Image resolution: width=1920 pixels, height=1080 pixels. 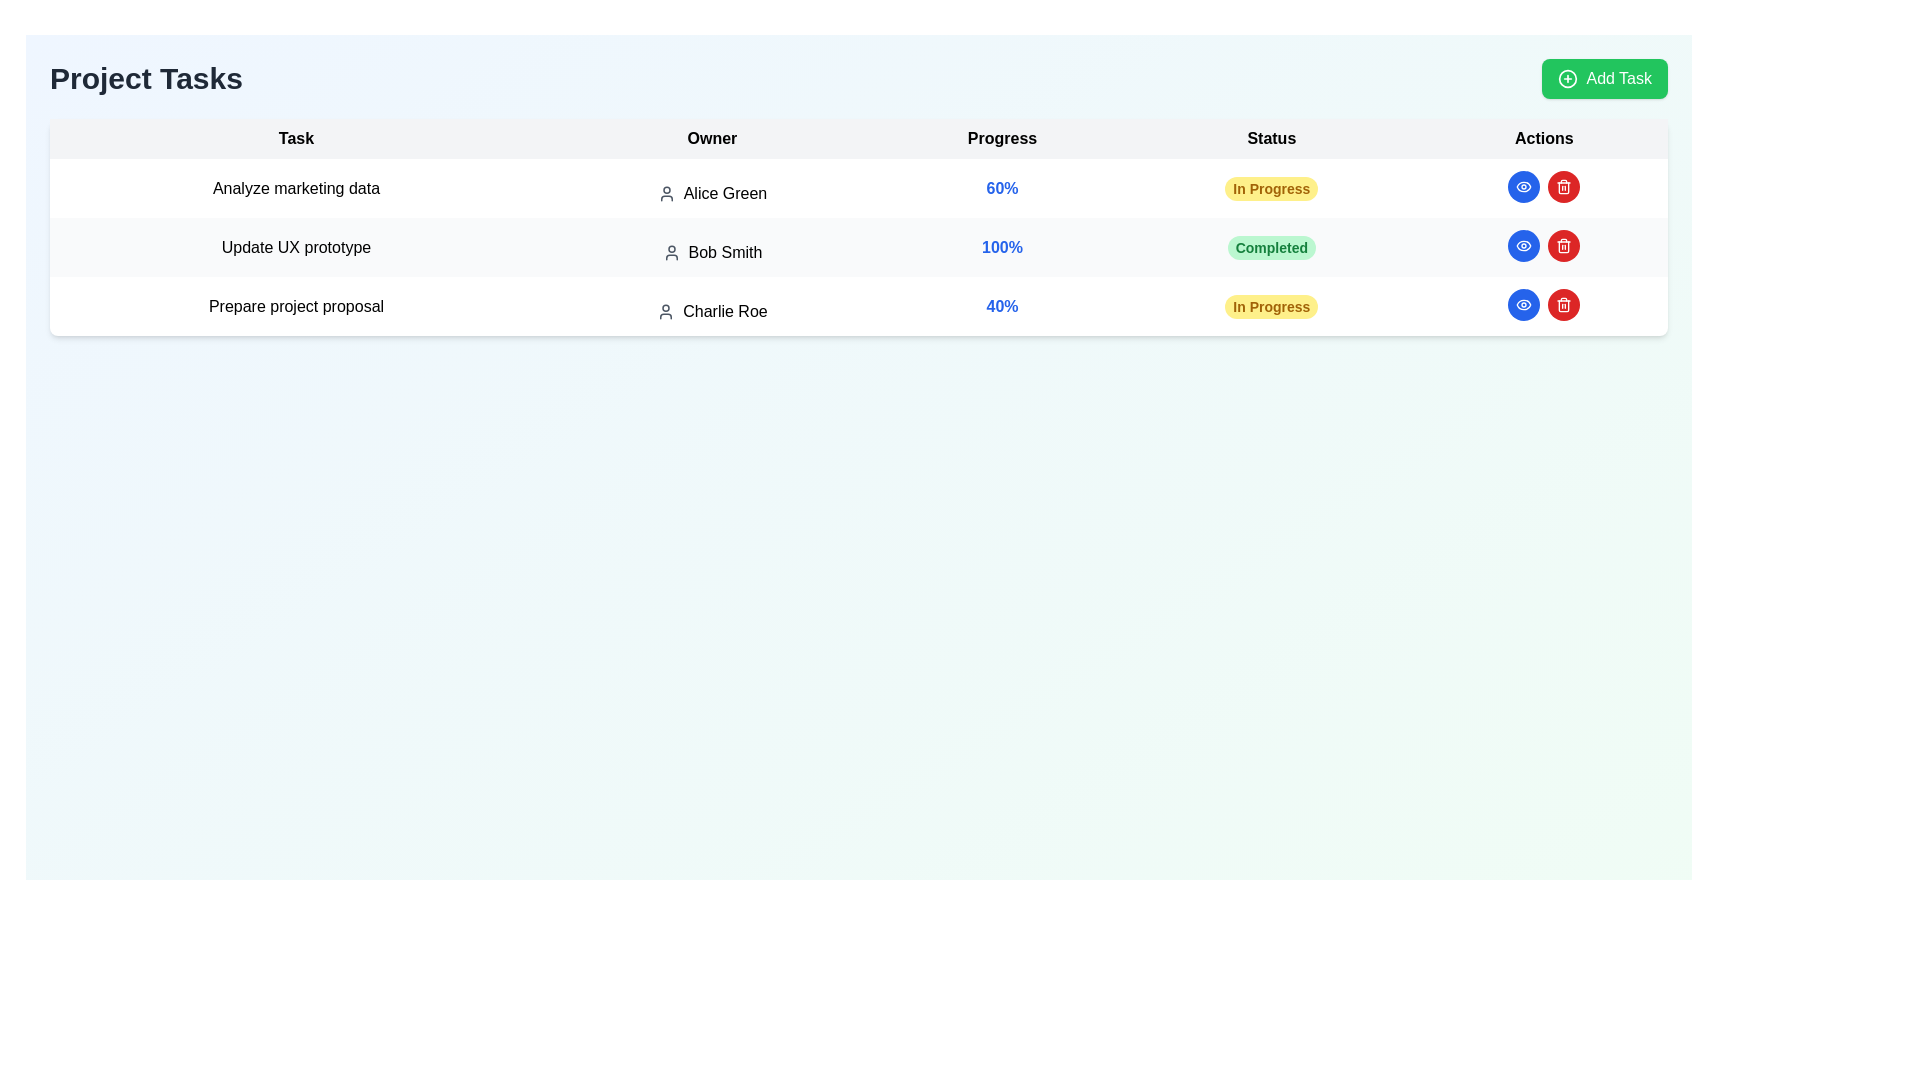 What do you see at coordinates (1270, 246) in the screenshot?
I see `the status label indicating the completion of the task 'Update UX prototype' owned by 'Bob Smith', located in the 'Status' column of the second row, next to the '100%' progress indicator` at bounding box center [1270, 246].